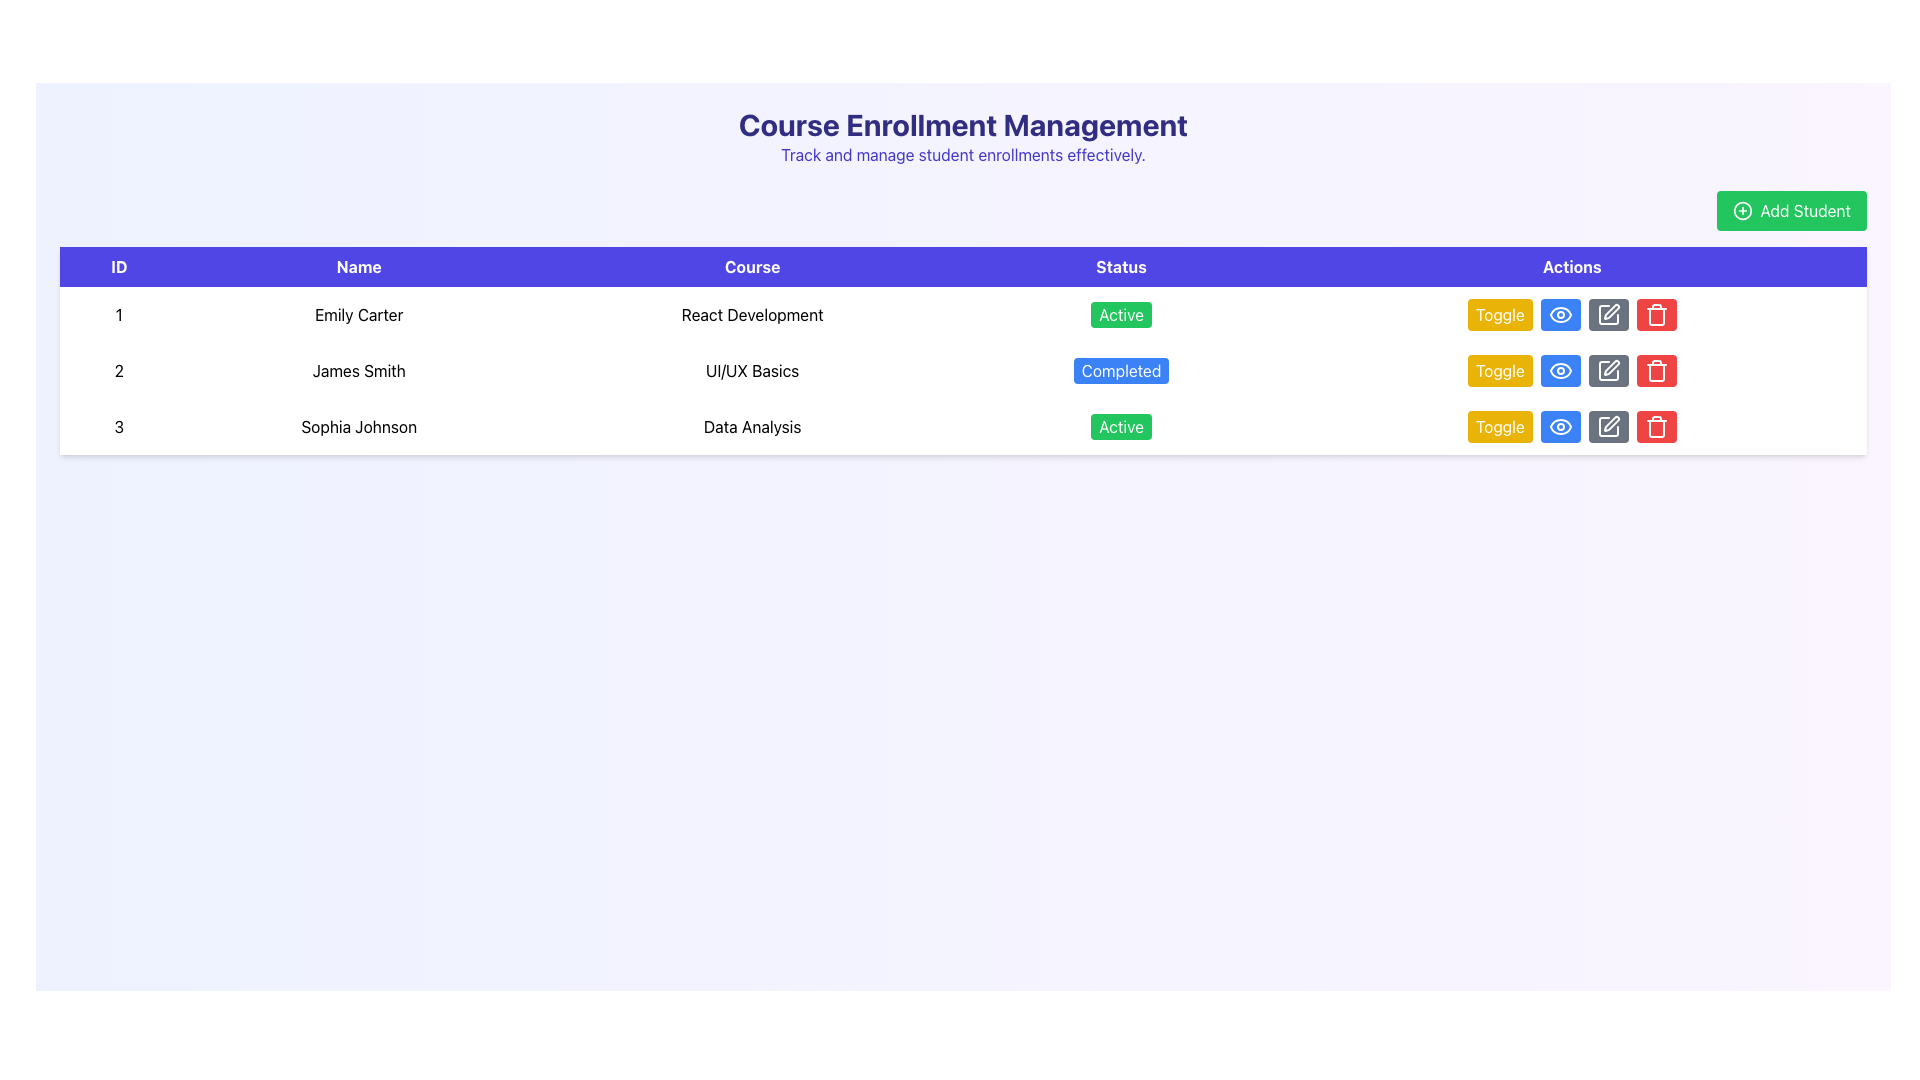 Image resolution: width=1920 pixels, height=1080 pixels. What do you see at coordinates (1656, 315) in the screenshot?
I see `the red trash can icon in the 'Actions' column of the table` at bounding box center [1656, 315].